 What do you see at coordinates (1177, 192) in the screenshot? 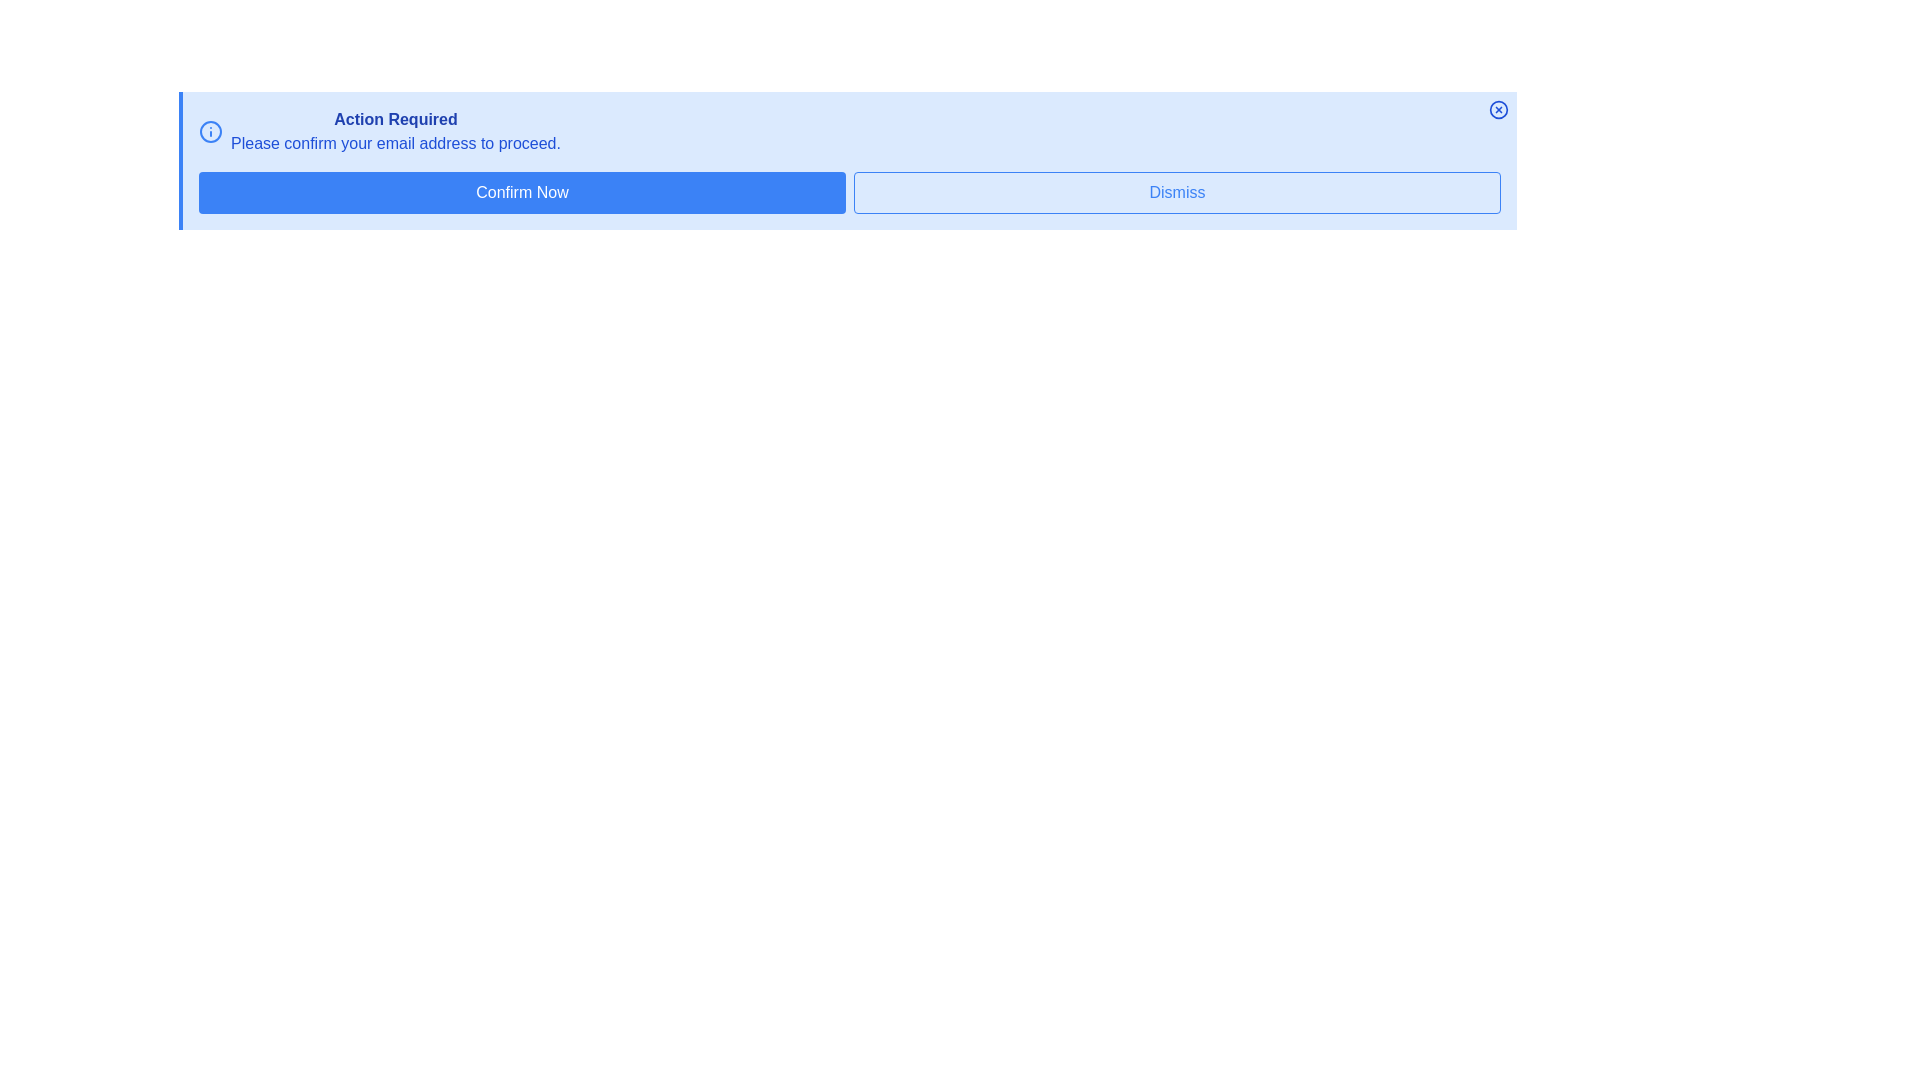
I see `'Dismiss' button to close the alert` at bounding box center [1177, 192].